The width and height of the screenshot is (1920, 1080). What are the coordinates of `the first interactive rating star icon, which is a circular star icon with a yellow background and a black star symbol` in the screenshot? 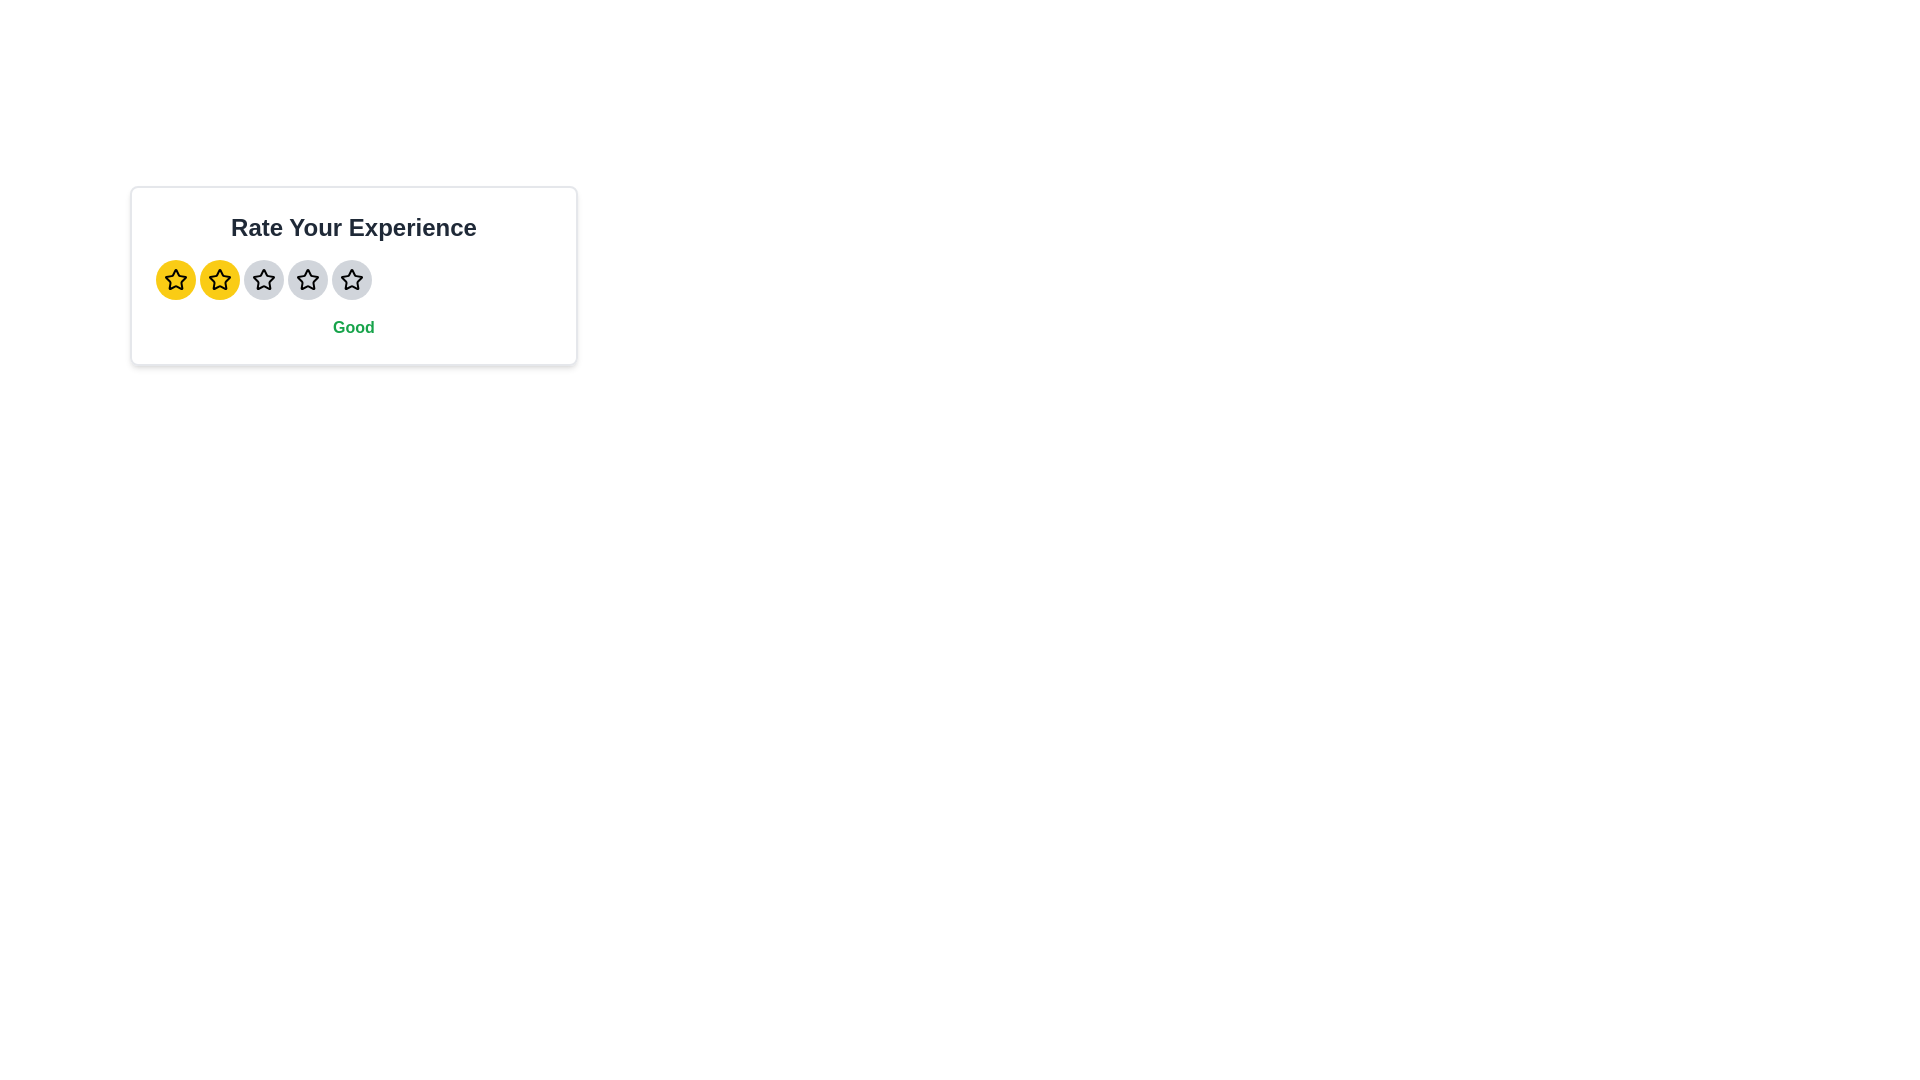 It's located at (176, 280).